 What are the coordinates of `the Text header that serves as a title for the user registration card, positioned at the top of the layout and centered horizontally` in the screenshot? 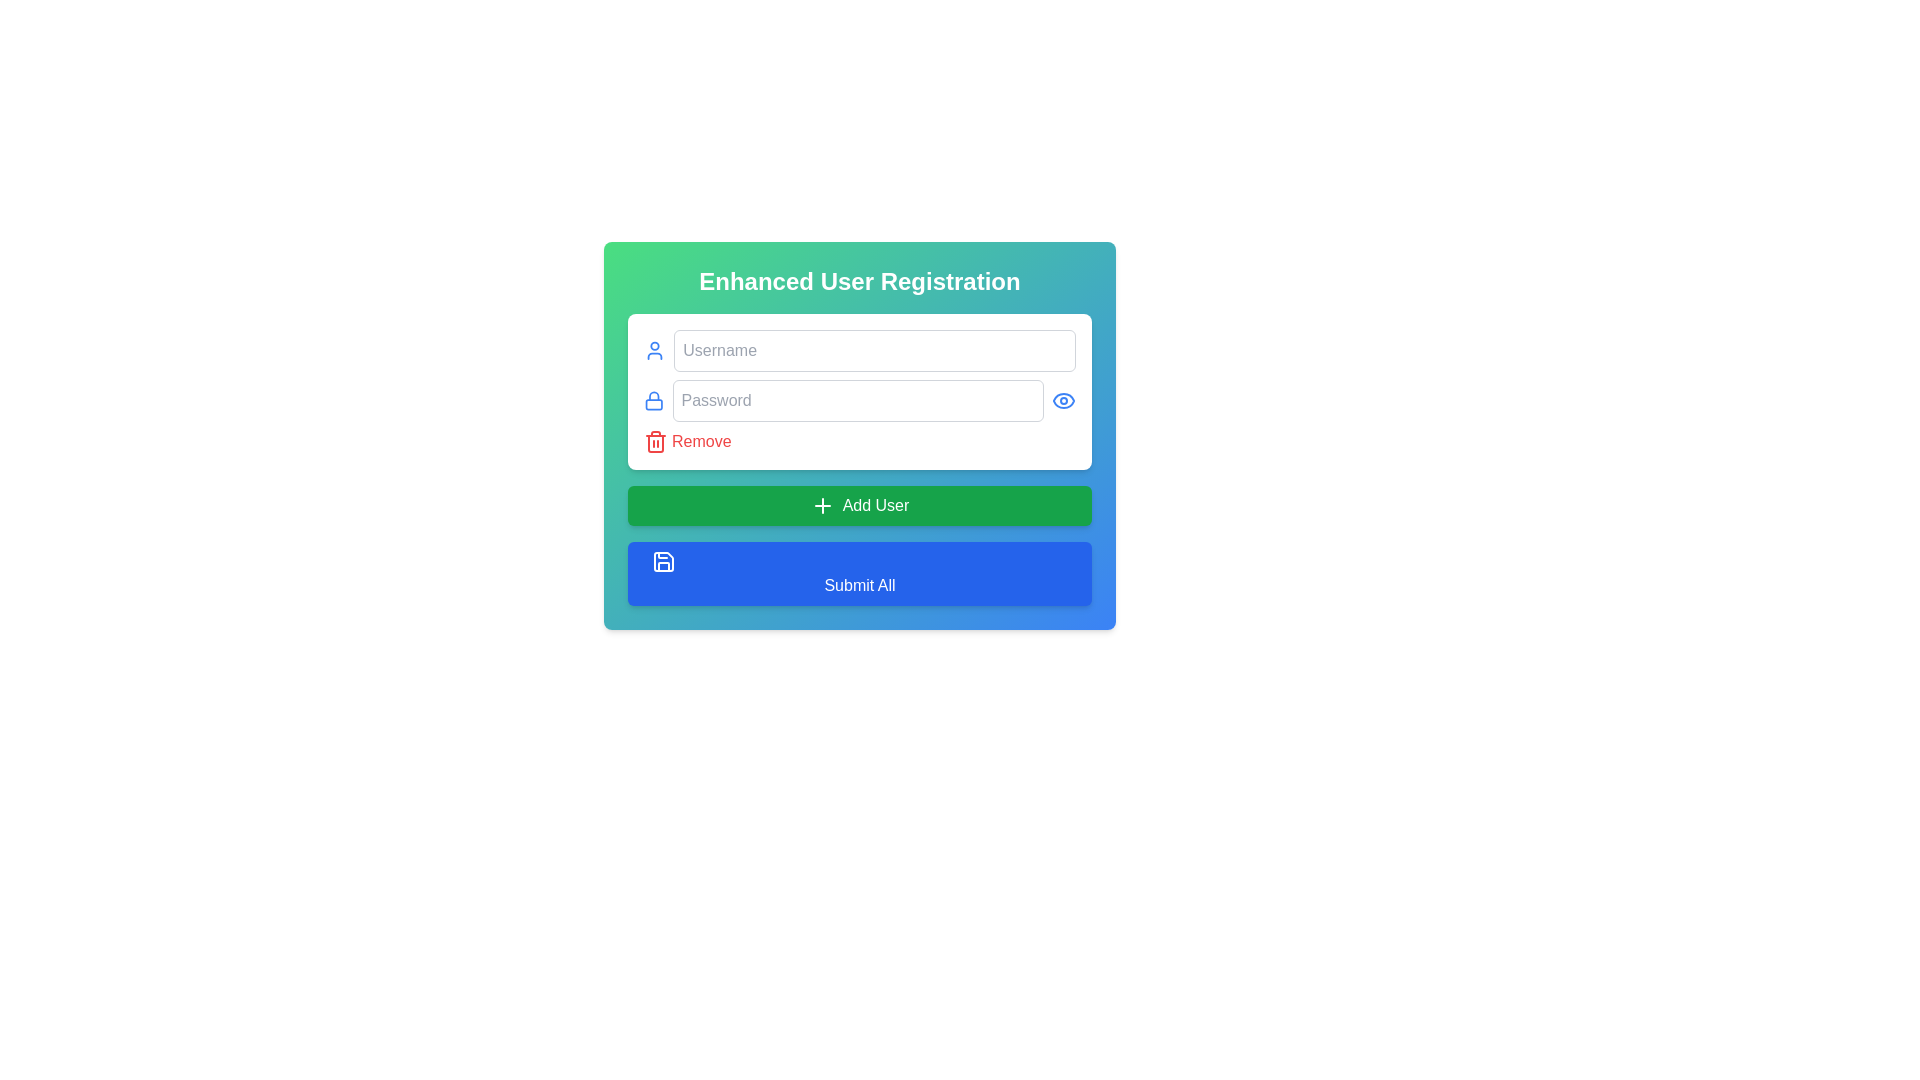 It's located at (859, 281).